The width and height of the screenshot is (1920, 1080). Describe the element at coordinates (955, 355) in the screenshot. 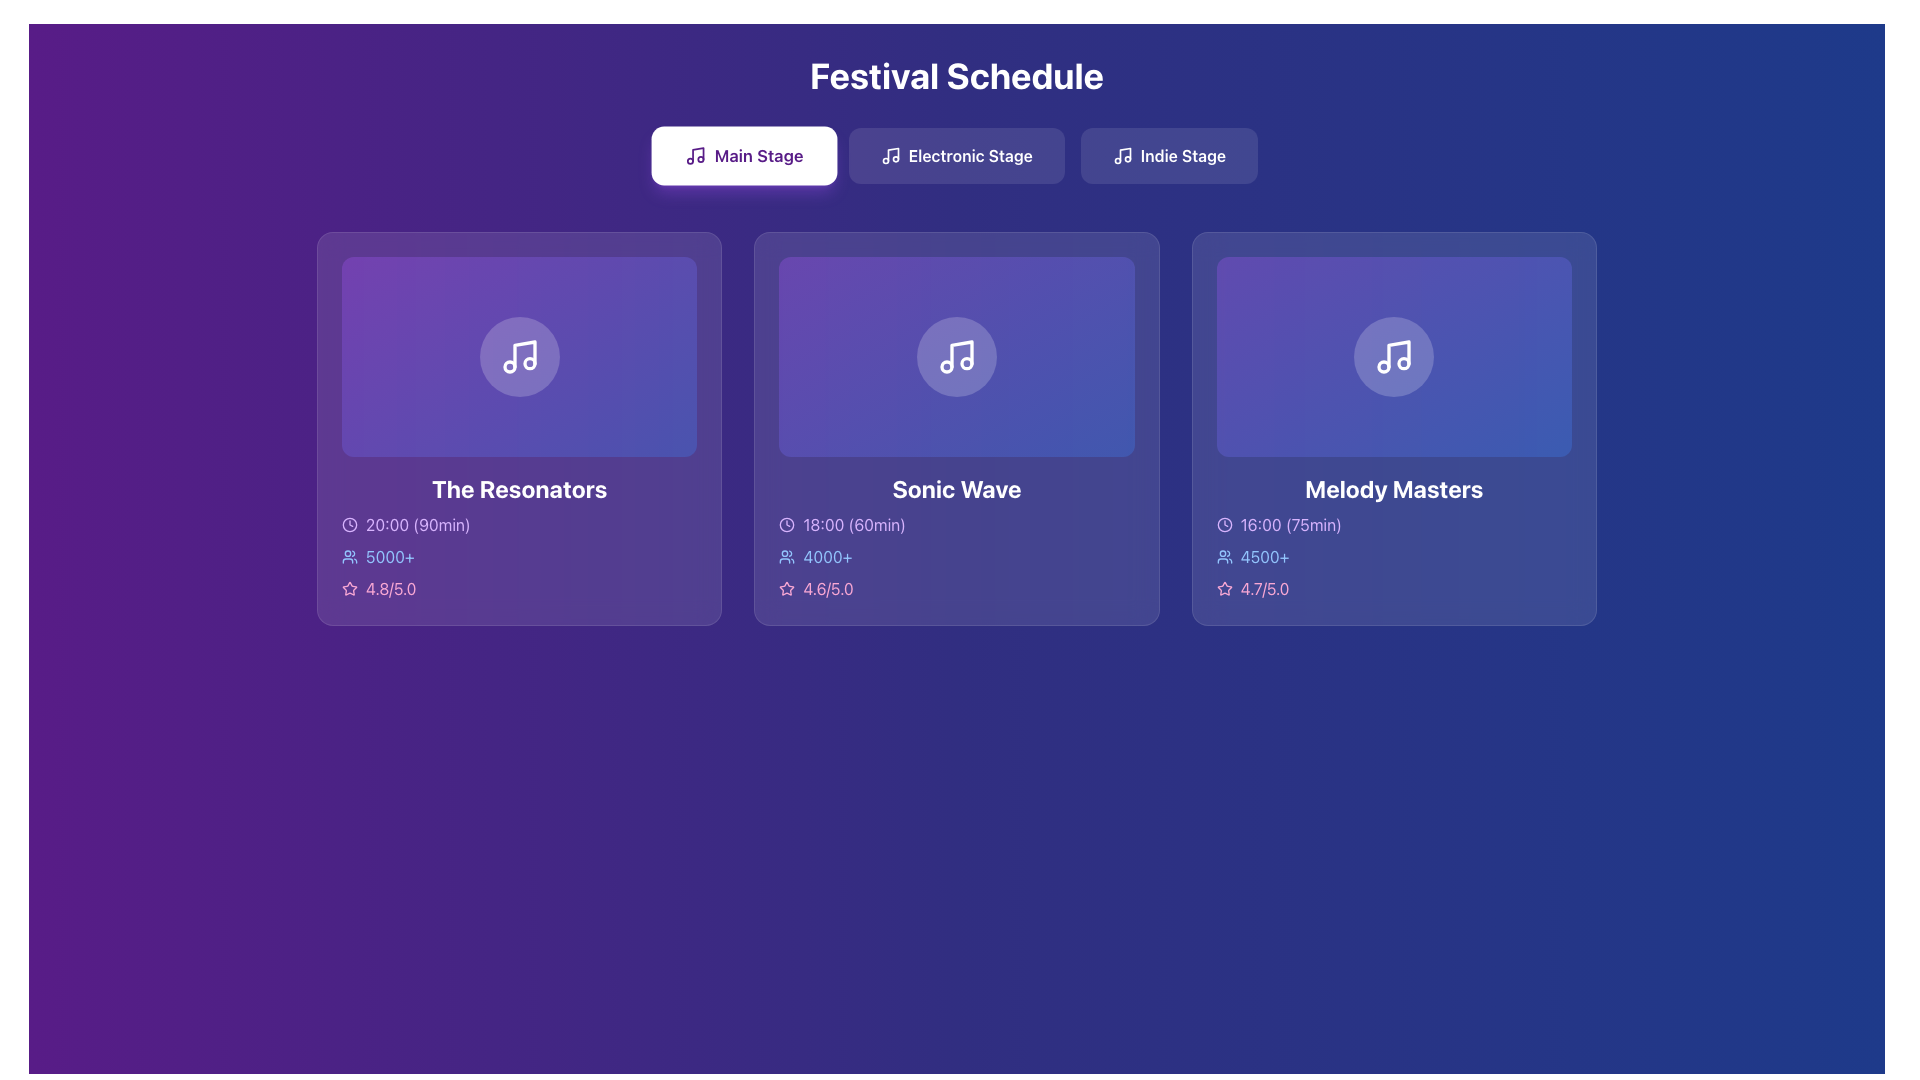

I see `the circular button with an icon representing music within the 'Sonic Wave' section to interact with it` at that location.